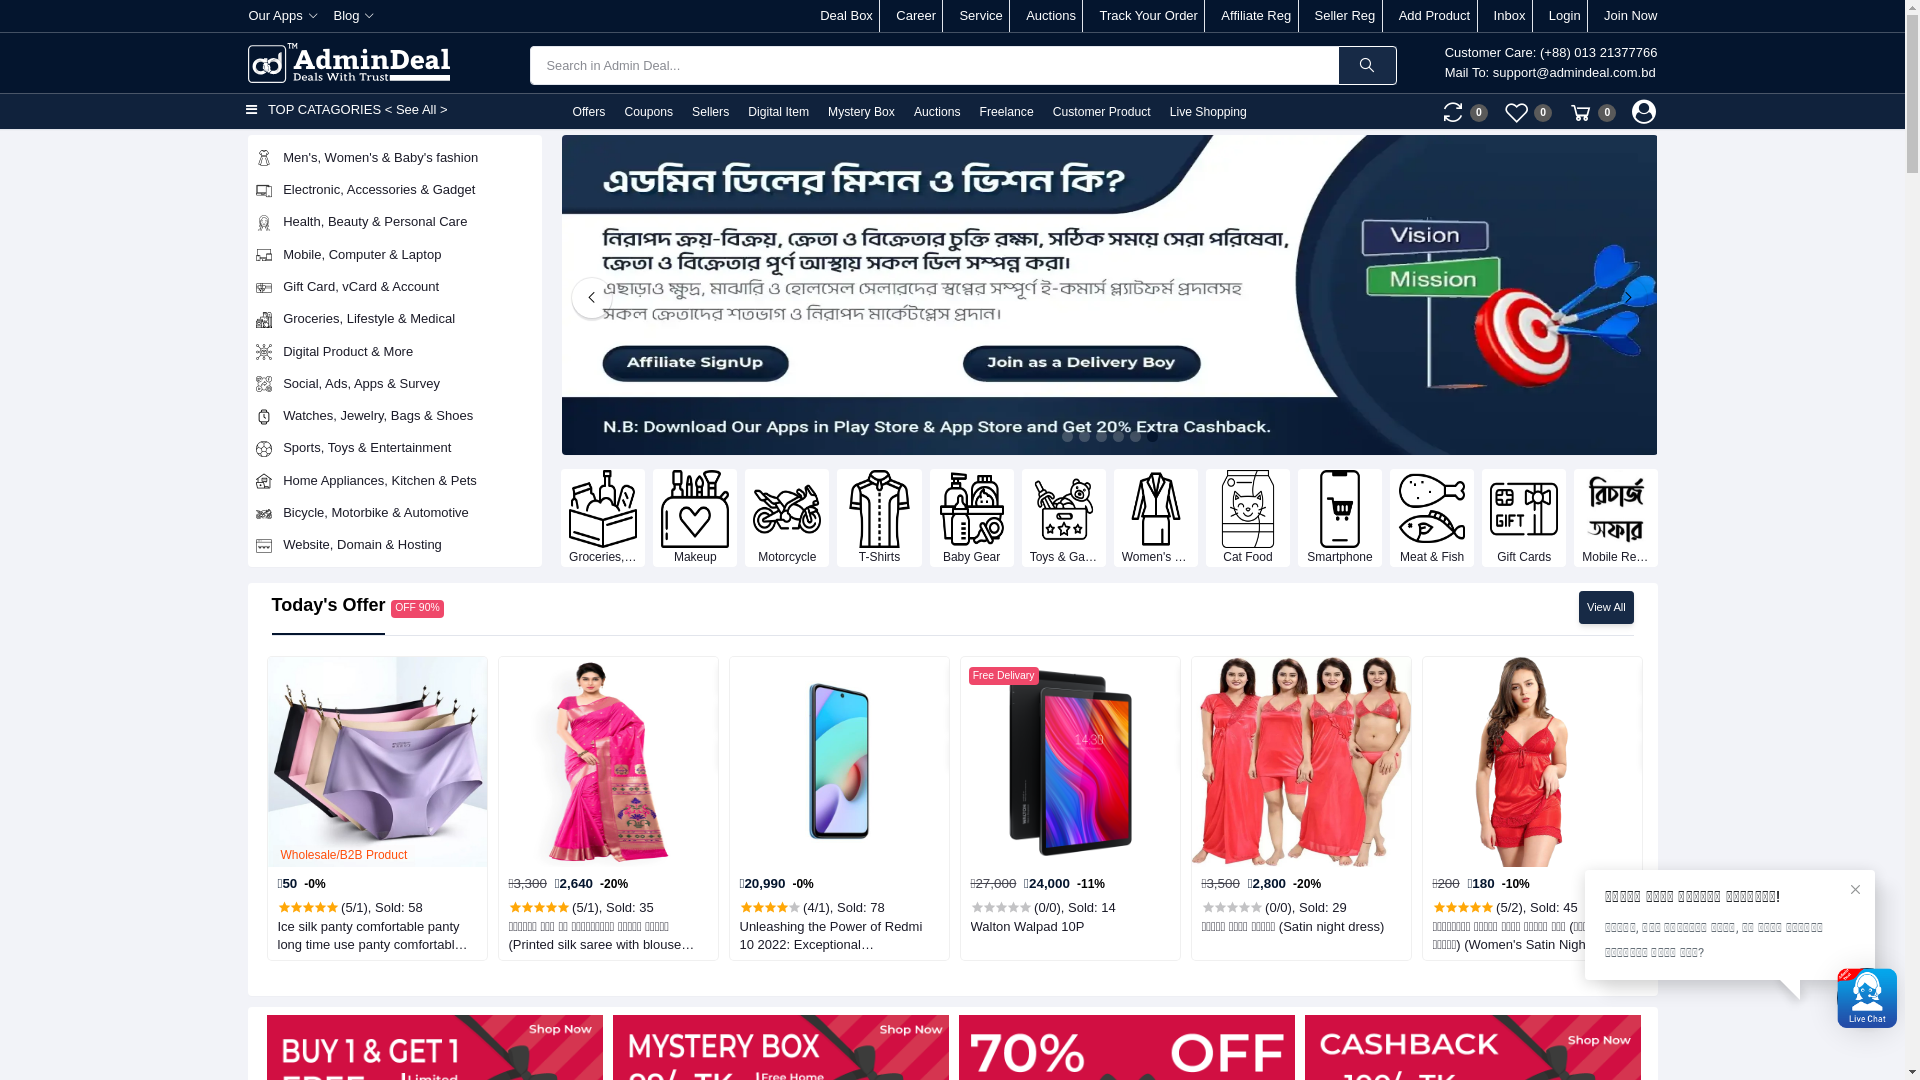 This screenshot has width=1920, height=1080. I want to click on '1', so click(1060, 435).